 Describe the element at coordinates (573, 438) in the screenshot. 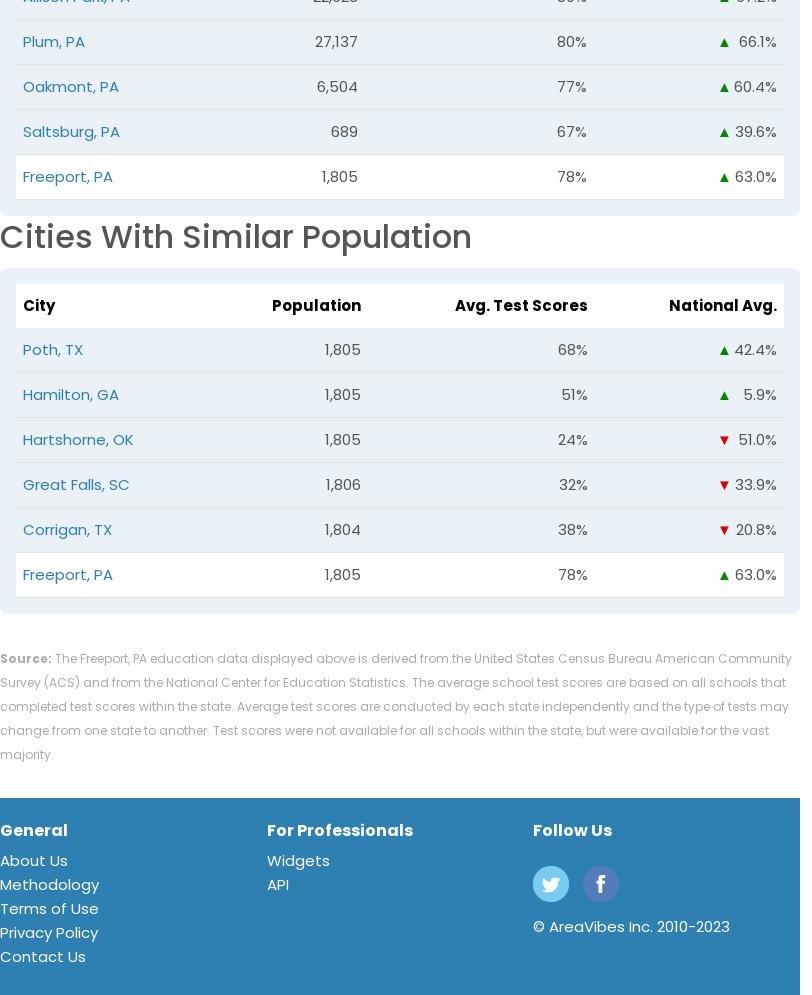

I see `'24%'` at that location.